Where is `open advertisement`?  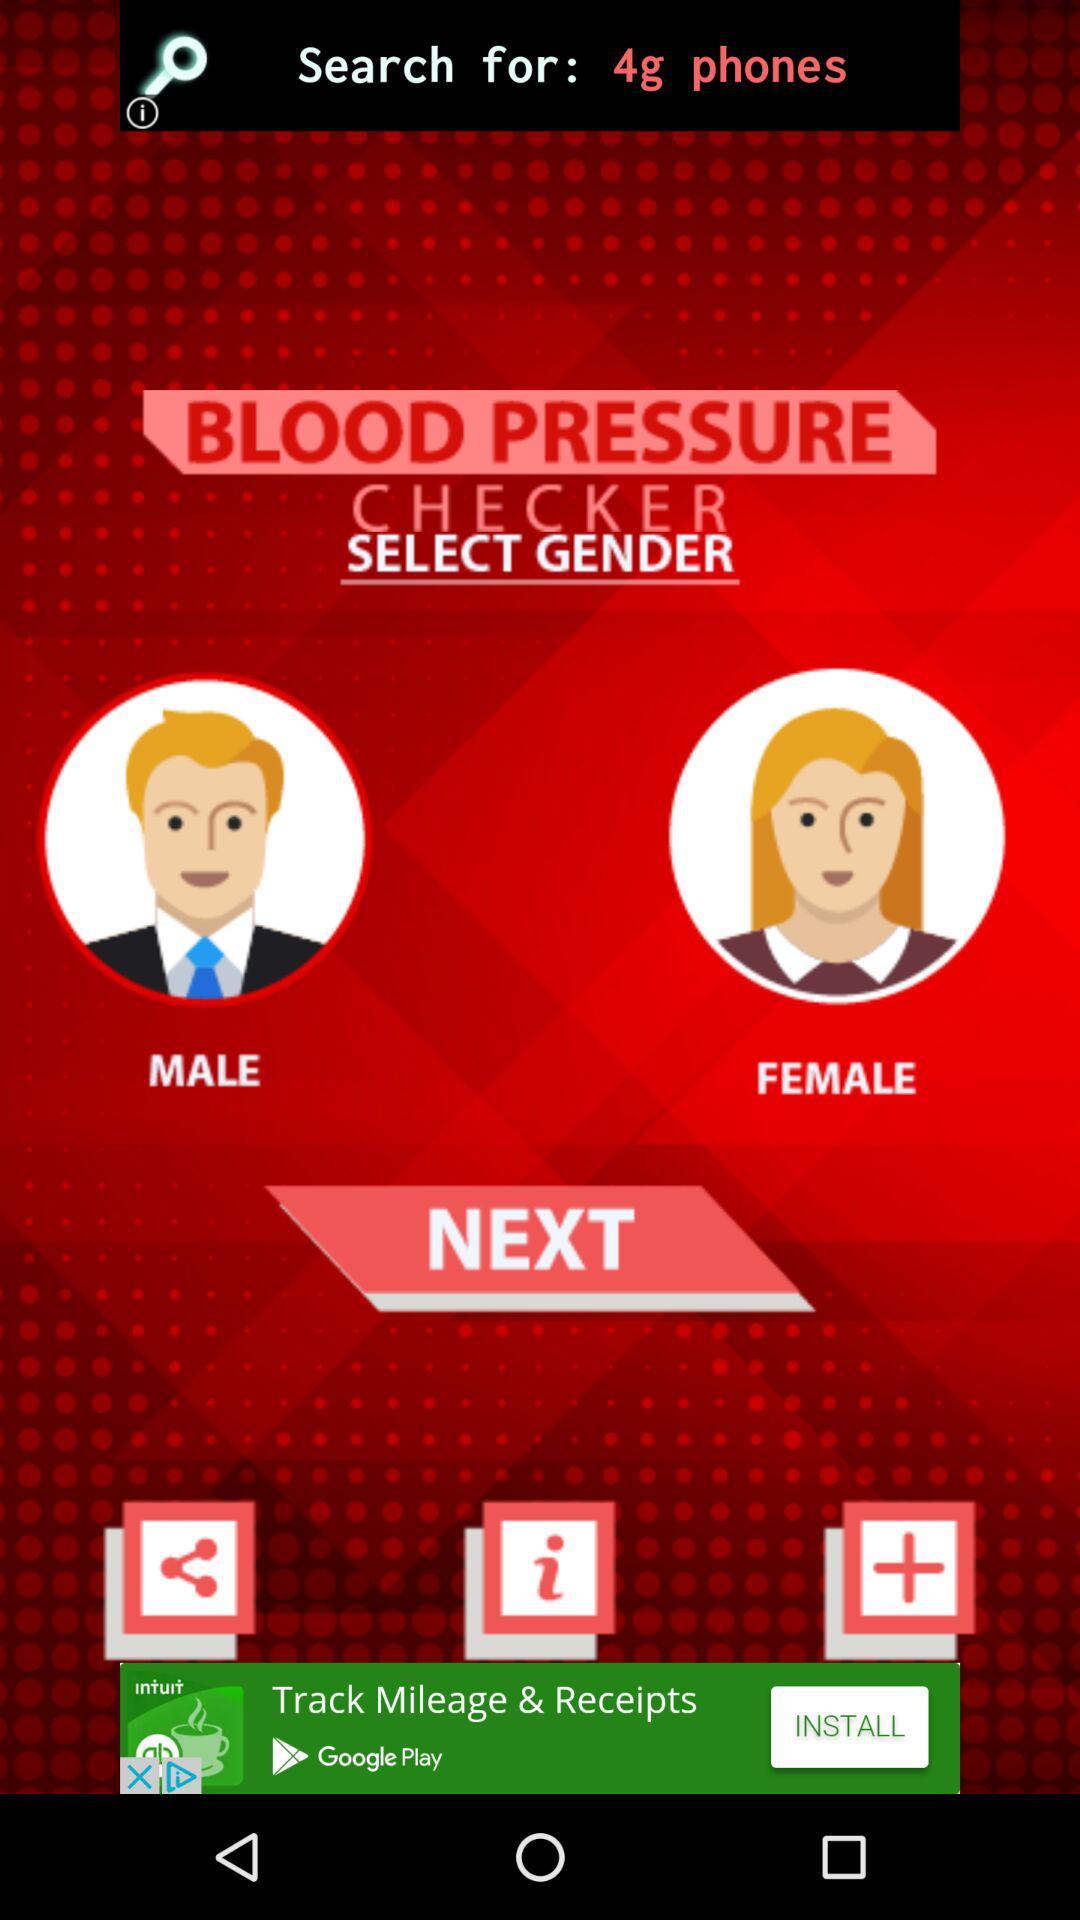 open advertisement is located at coordinates (540, 65).